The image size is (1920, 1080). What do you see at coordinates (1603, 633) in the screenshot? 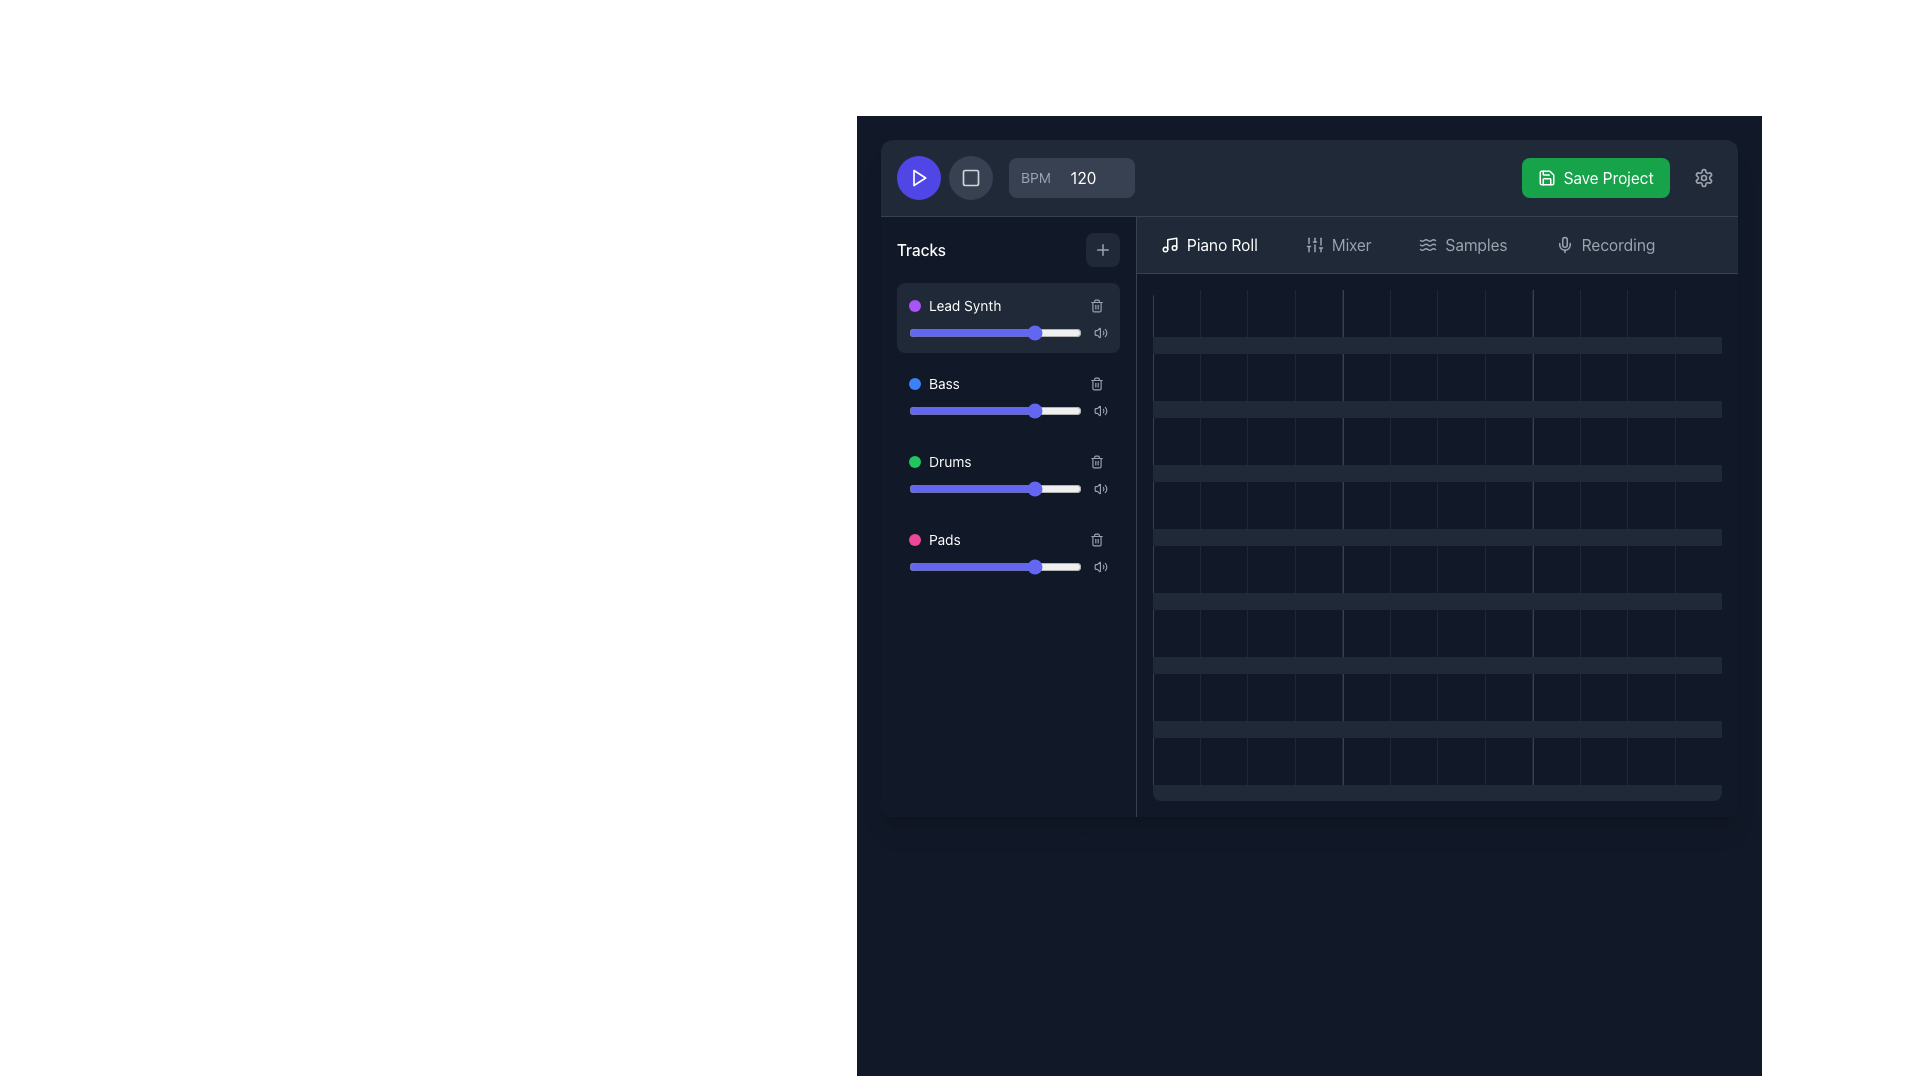
I see `the grid cell located in the 11th column of the 6th row in the piano roll UI` at bounding box center [1603, 633].